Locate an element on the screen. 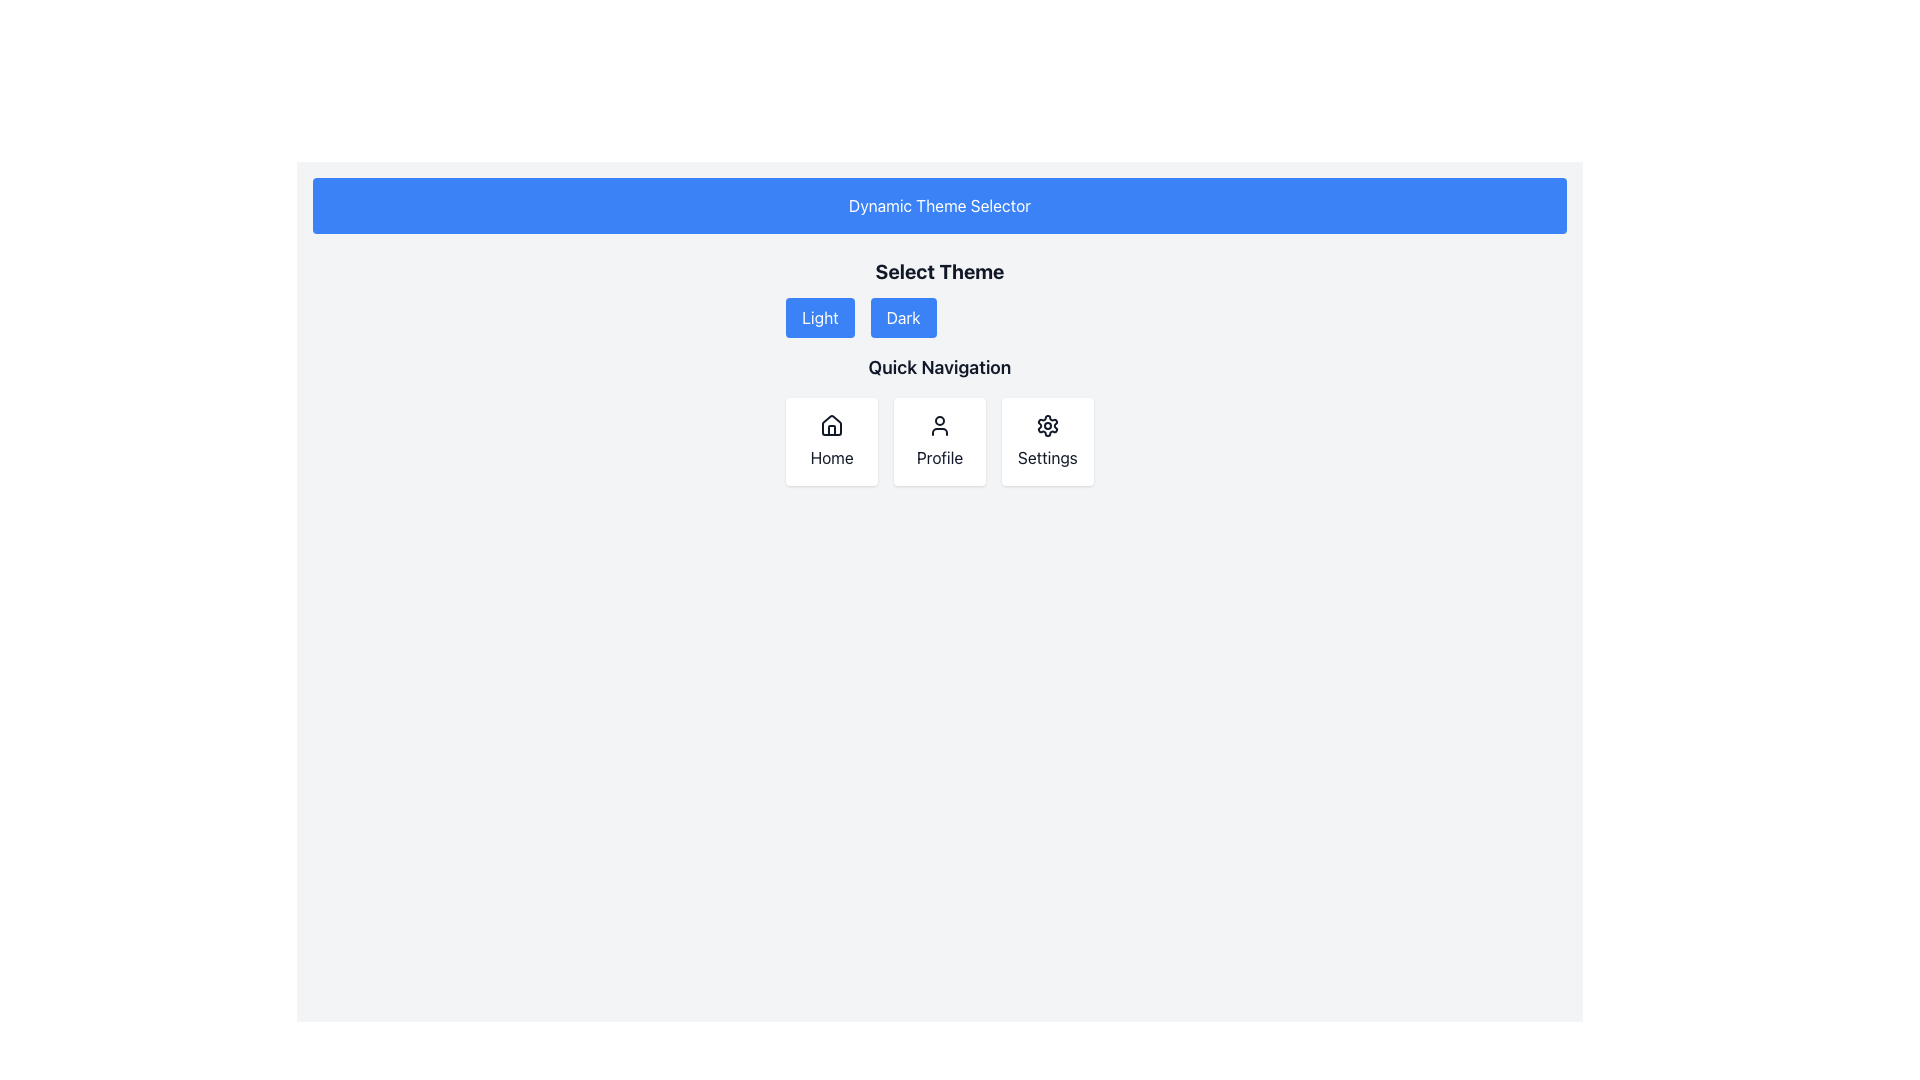 The height and width of the screenshot is (1080, 1920). 'Home' icon which represents the home navigation action, located at the center of the 'Home' card is located at coordinates (832, 424).